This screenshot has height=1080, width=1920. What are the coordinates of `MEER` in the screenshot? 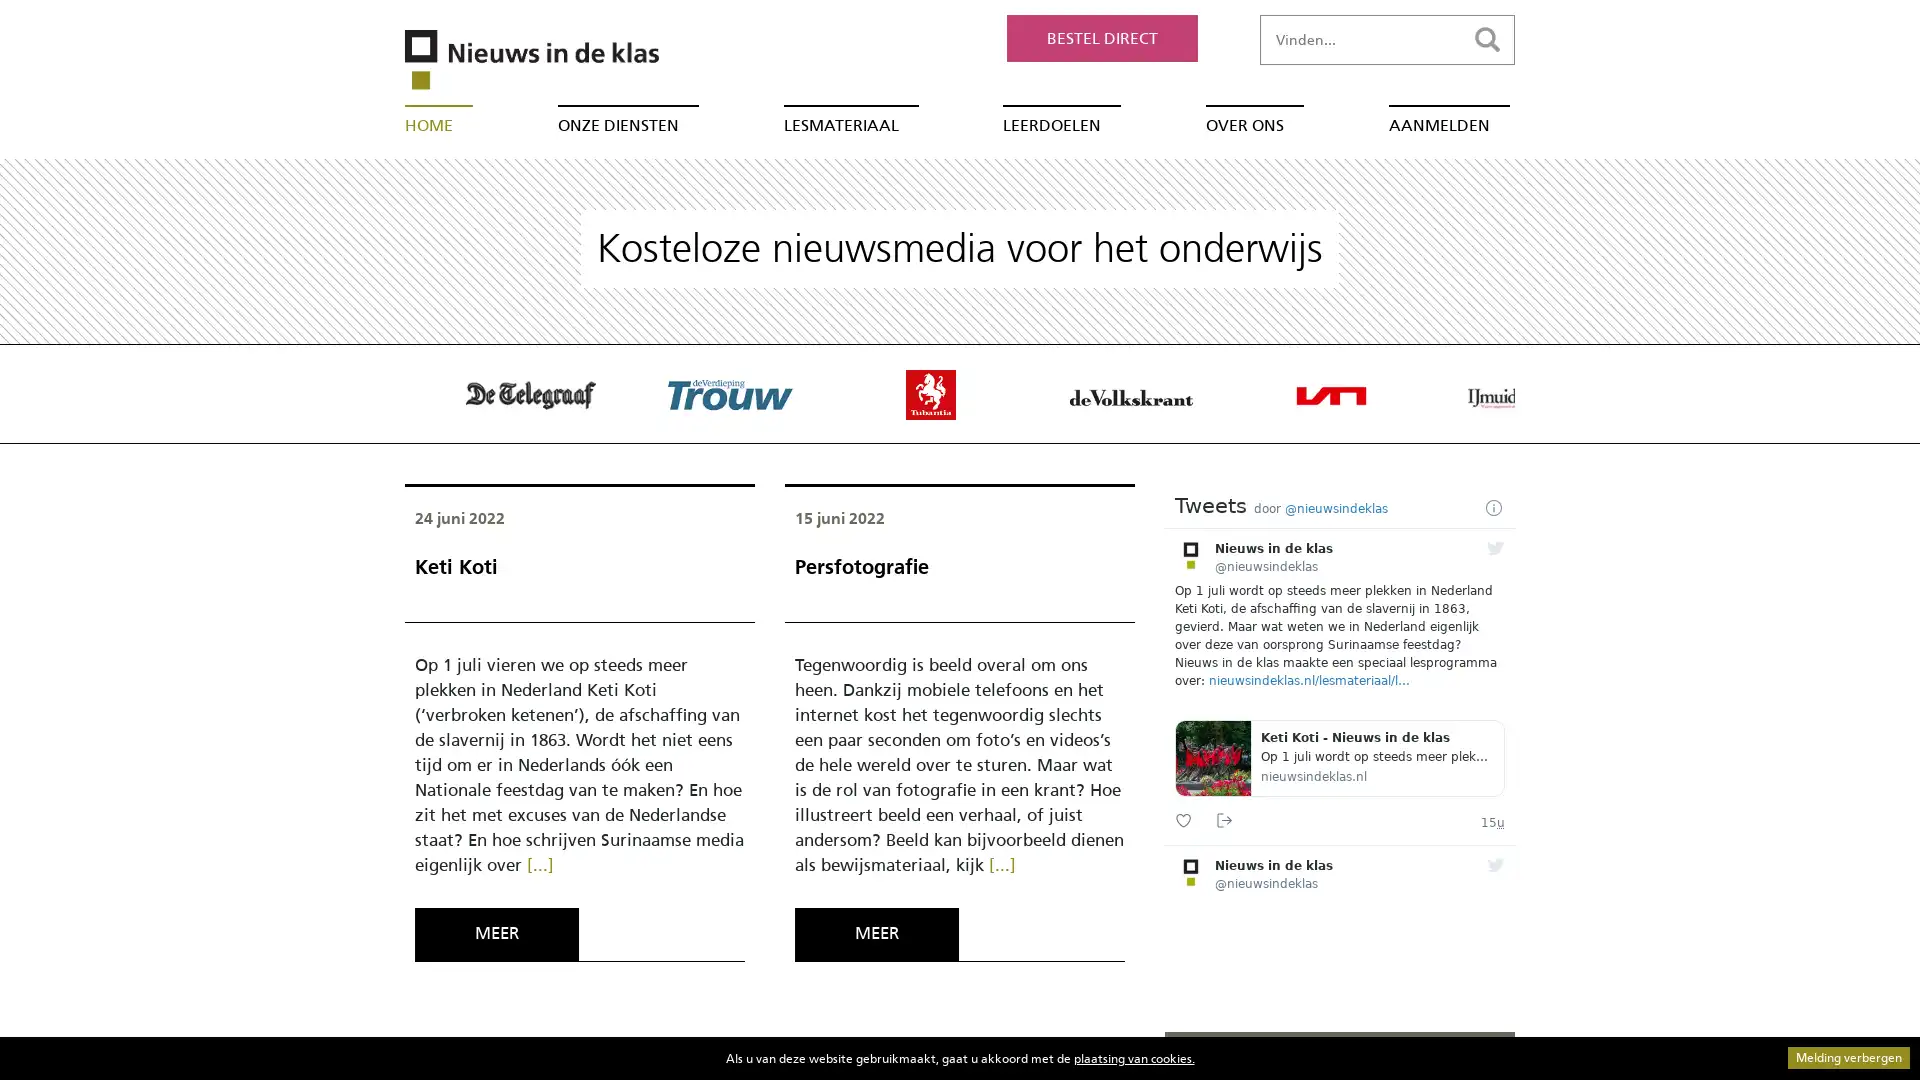 It's located at (875, 933).